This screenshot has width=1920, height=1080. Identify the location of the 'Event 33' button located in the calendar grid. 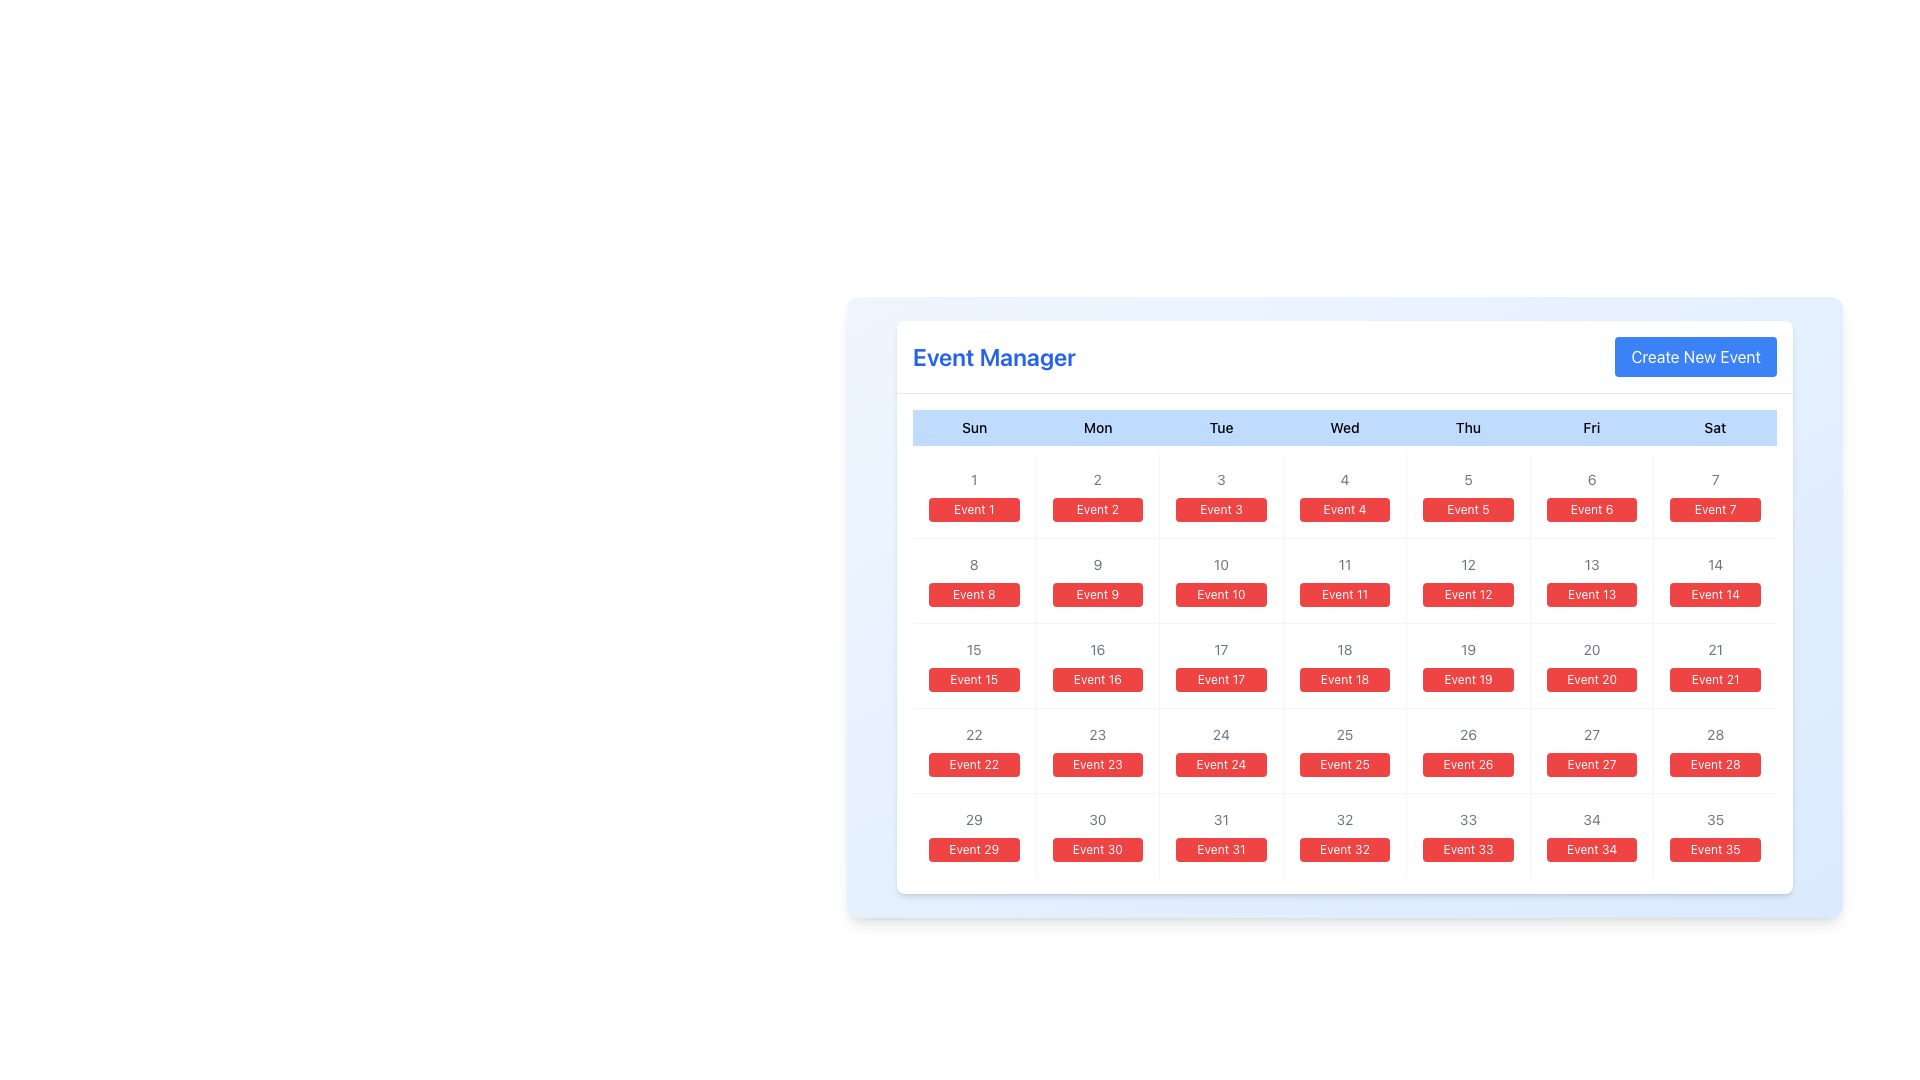
(1468, 849).